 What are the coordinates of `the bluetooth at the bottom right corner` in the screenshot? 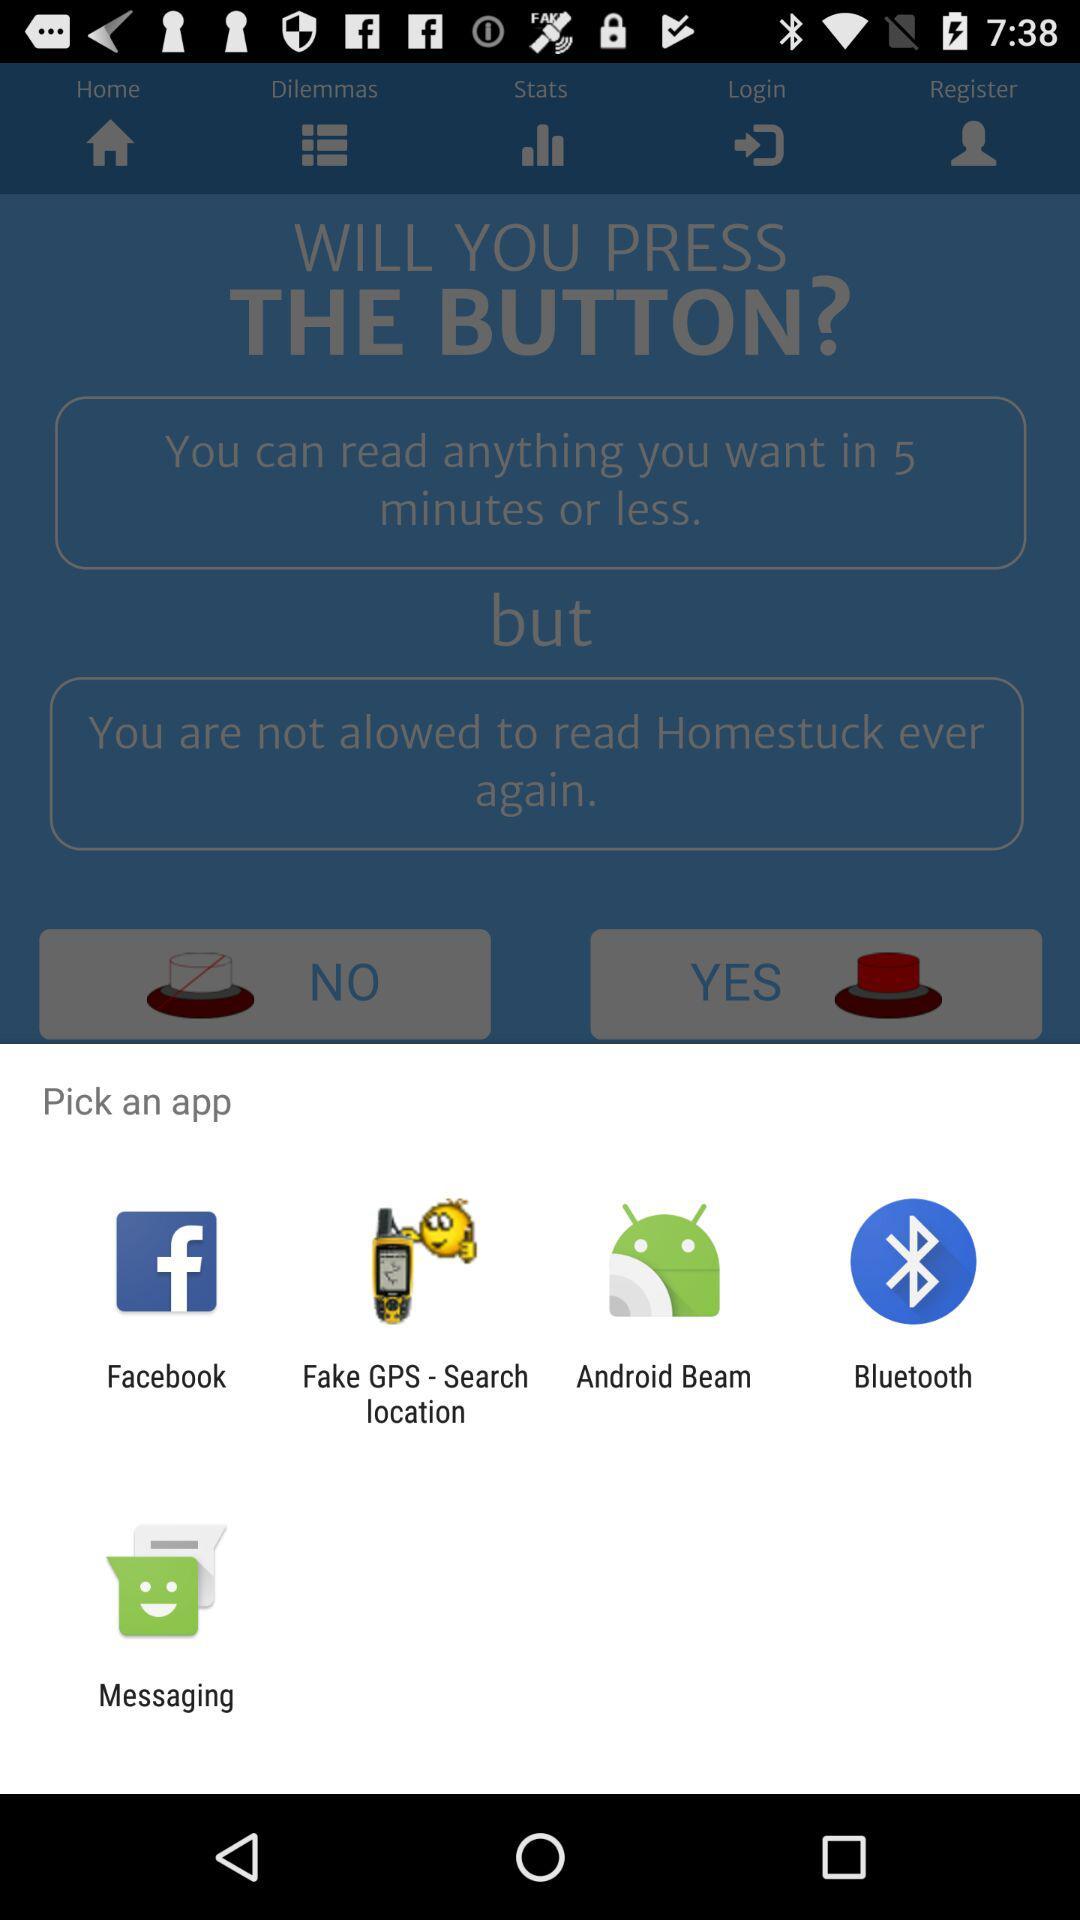 It's located at (913, 1392).